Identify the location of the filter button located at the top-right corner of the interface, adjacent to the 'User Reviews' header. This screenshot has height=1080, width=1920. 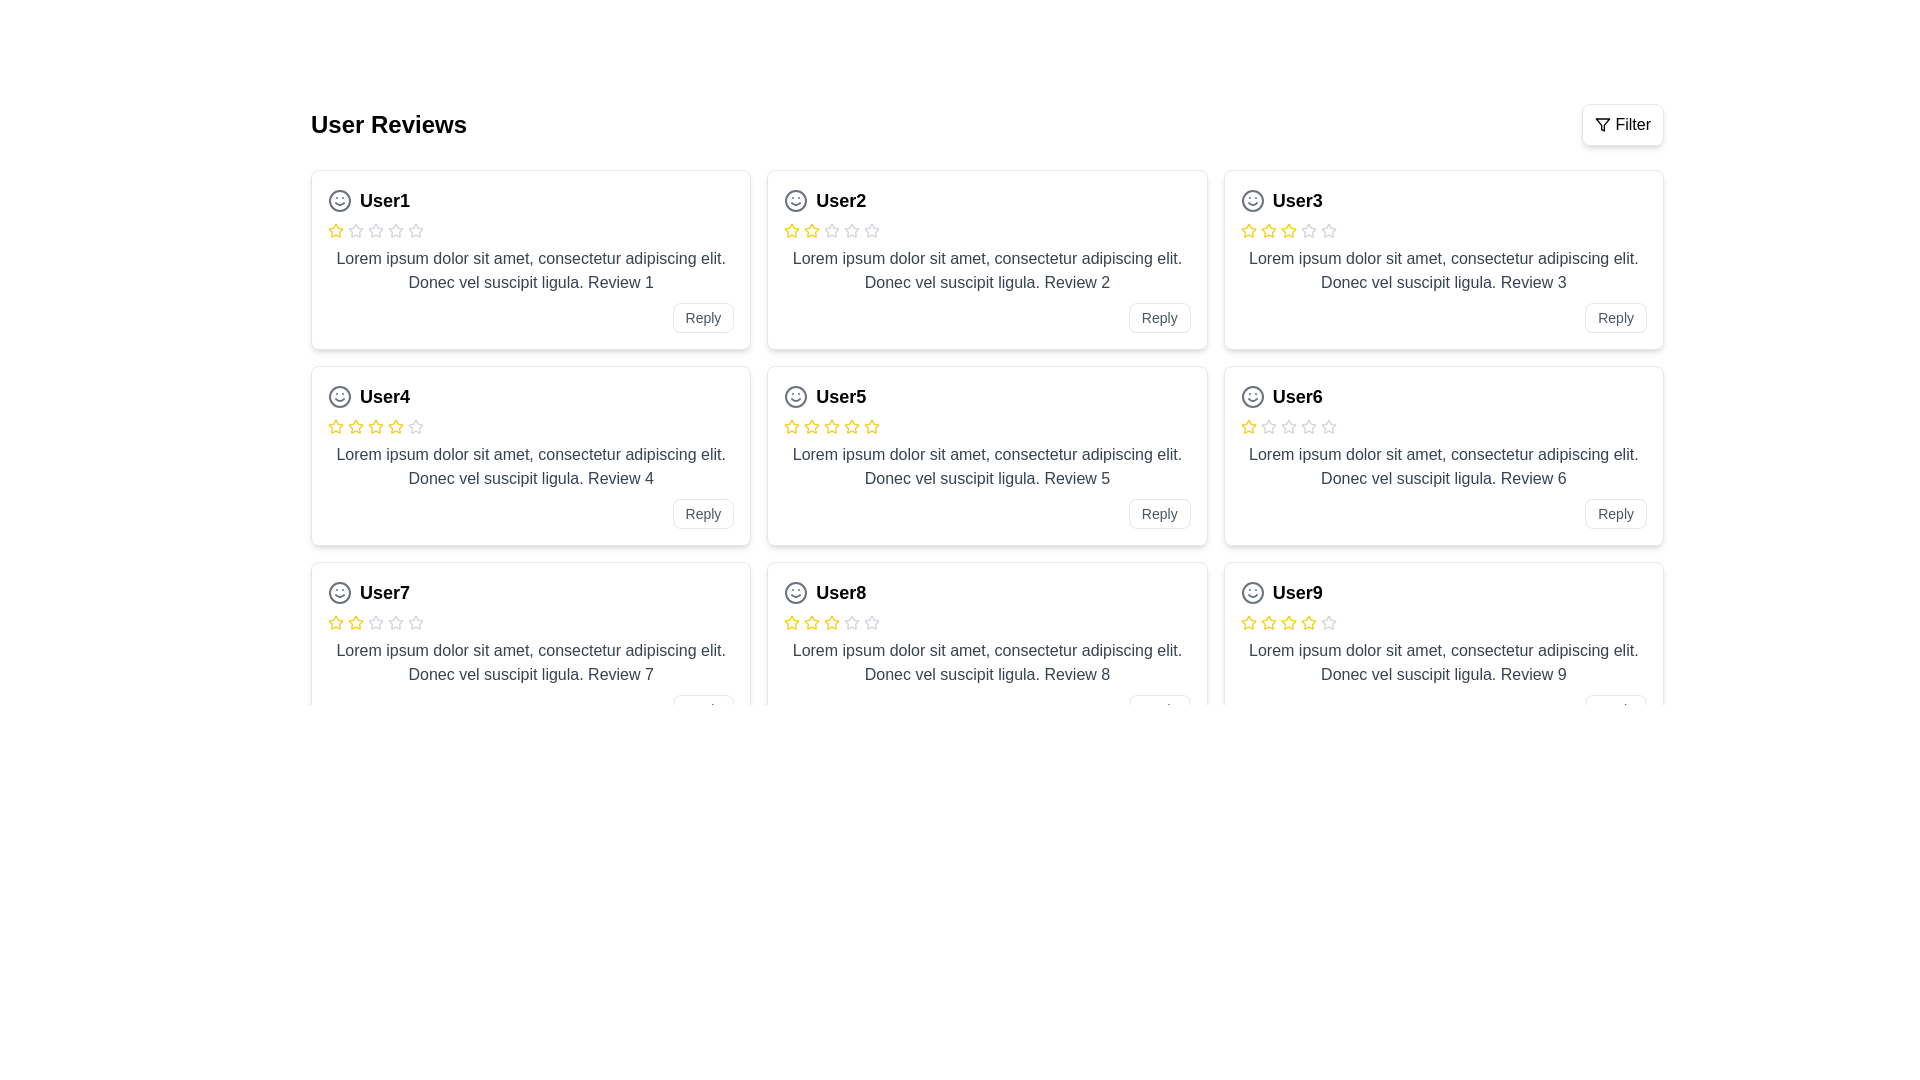
(1623, 124).